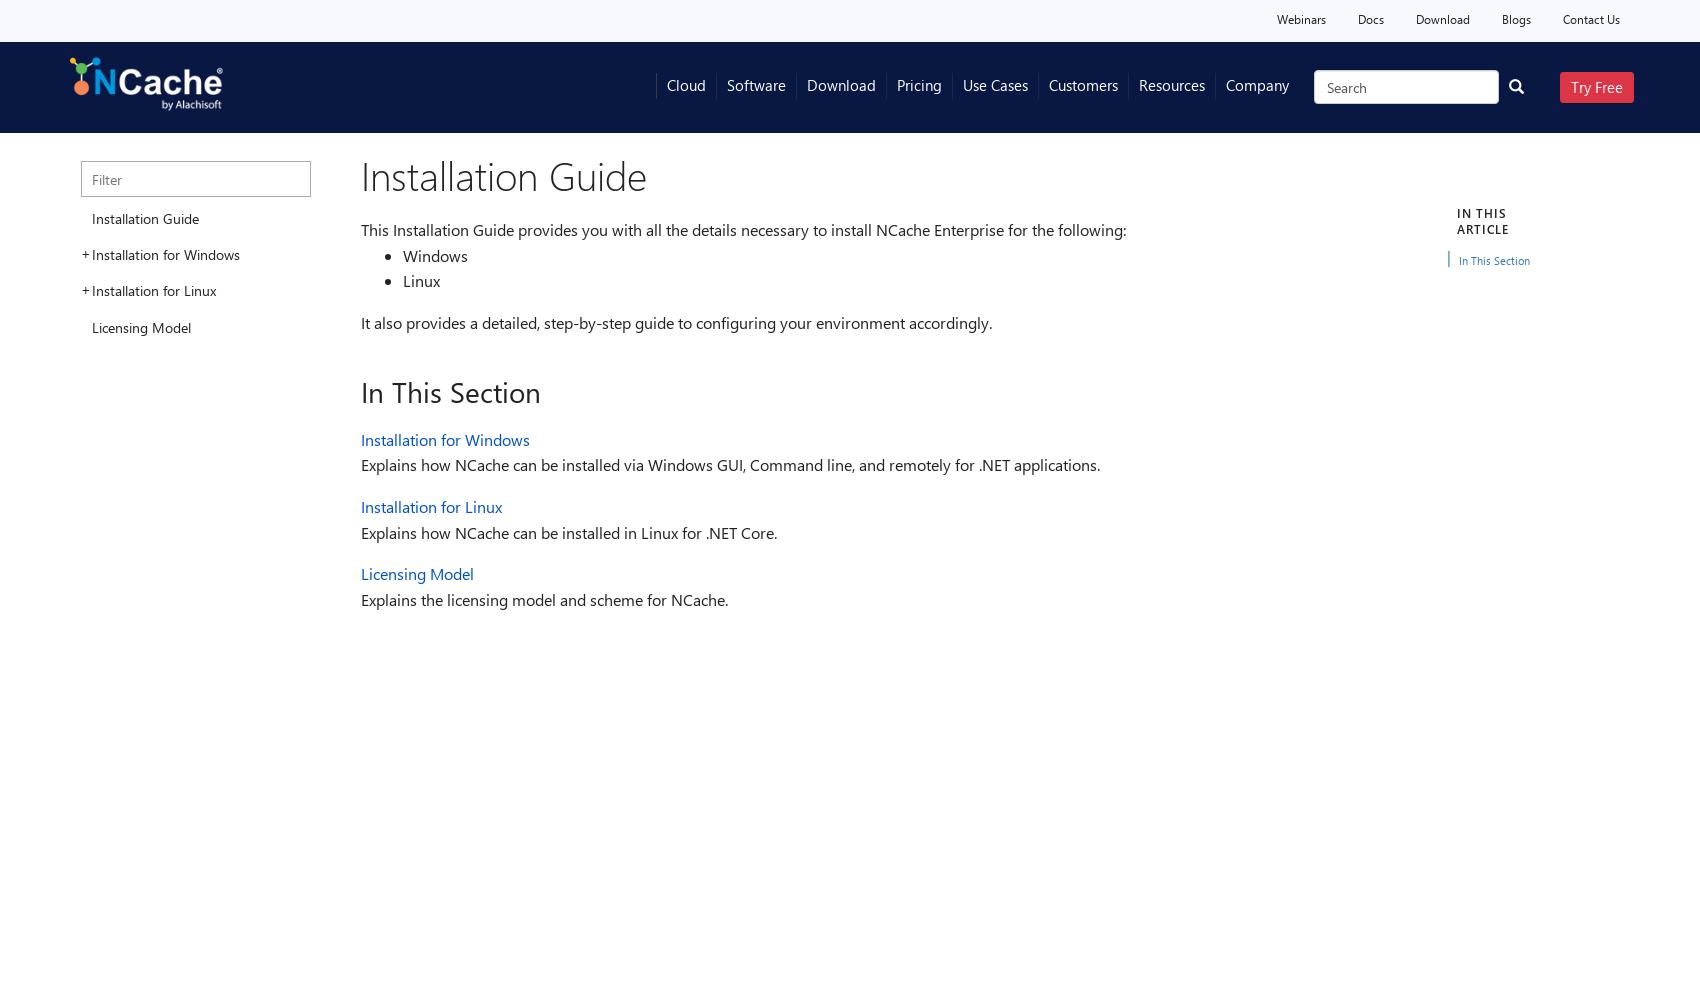  What do you see at coordinates (416, 572) in the screenshot?
I see `'Licensing Model'` at bounding box center [416, 572].